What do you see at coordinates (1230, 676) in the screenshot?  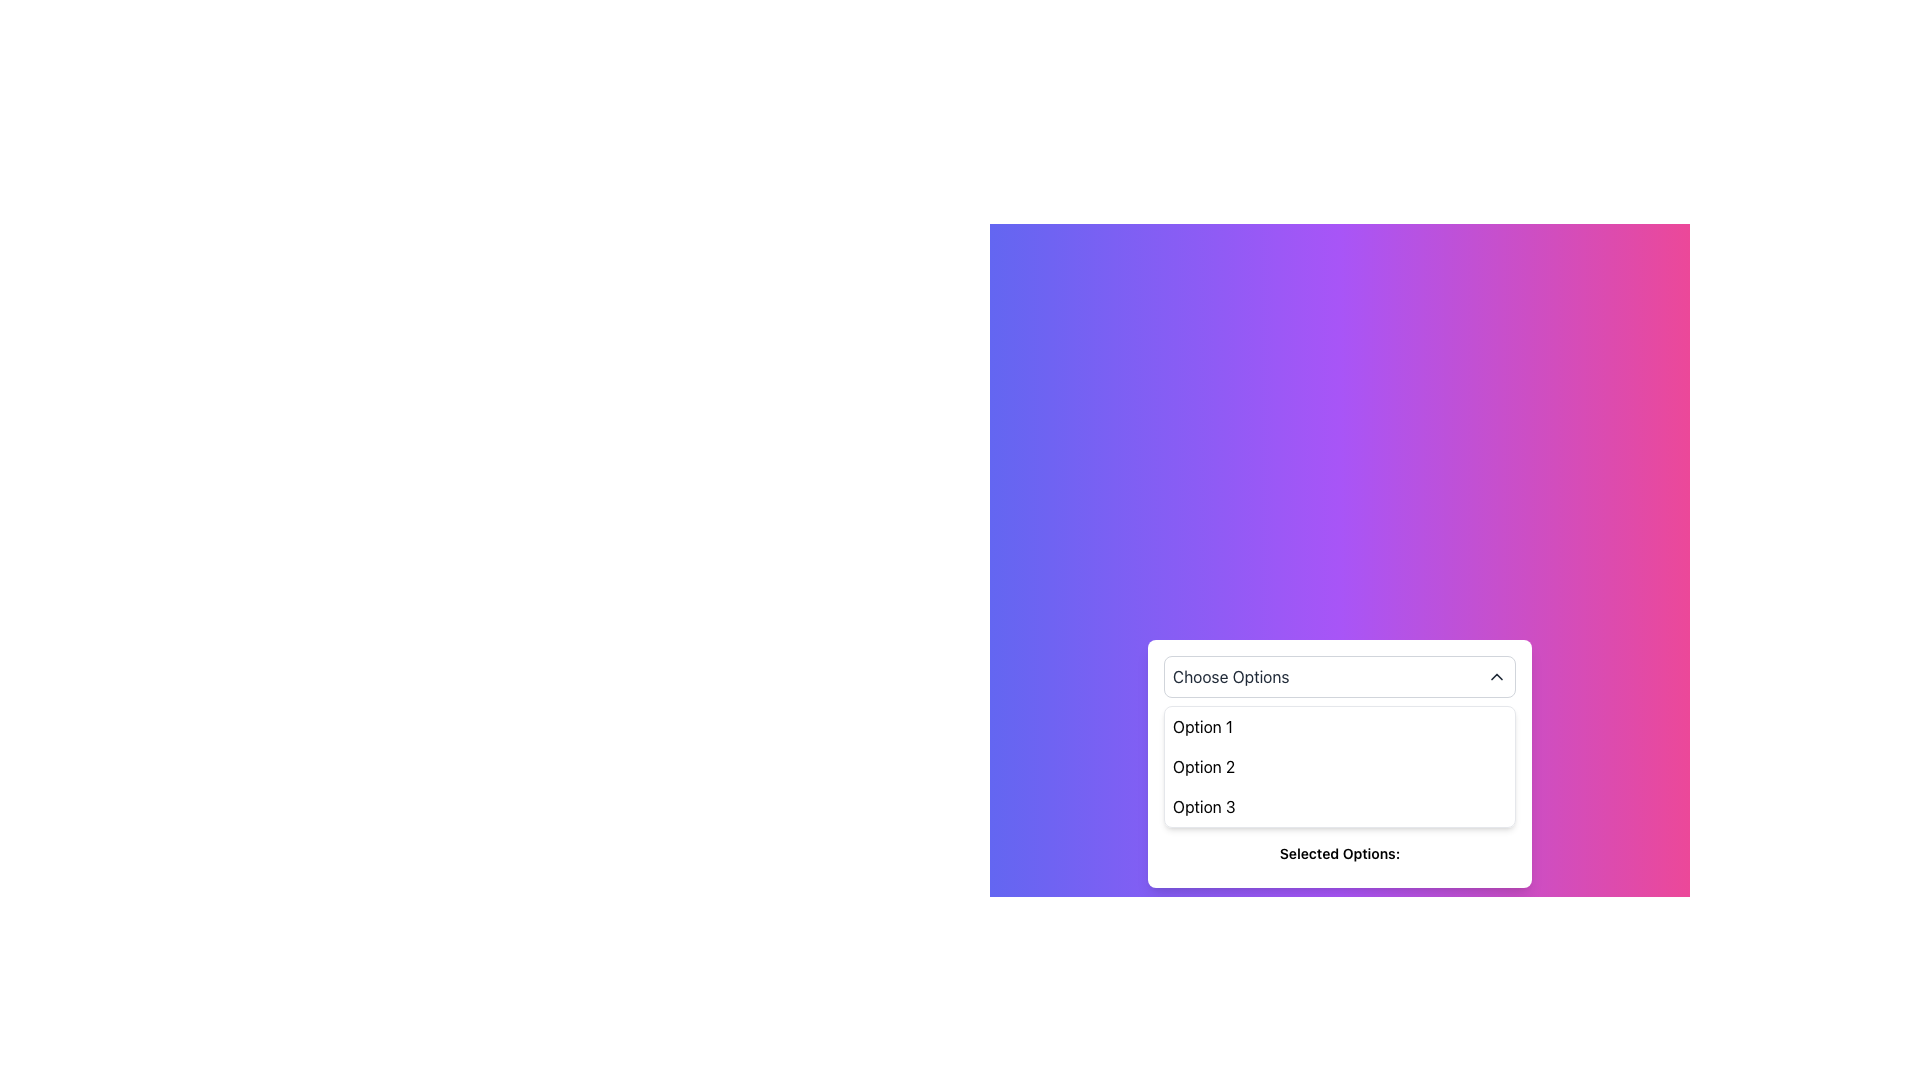 I see `the static text label displaying 'Choose Options' in the dropdown menu interface` at bounding box center [1230, 676].